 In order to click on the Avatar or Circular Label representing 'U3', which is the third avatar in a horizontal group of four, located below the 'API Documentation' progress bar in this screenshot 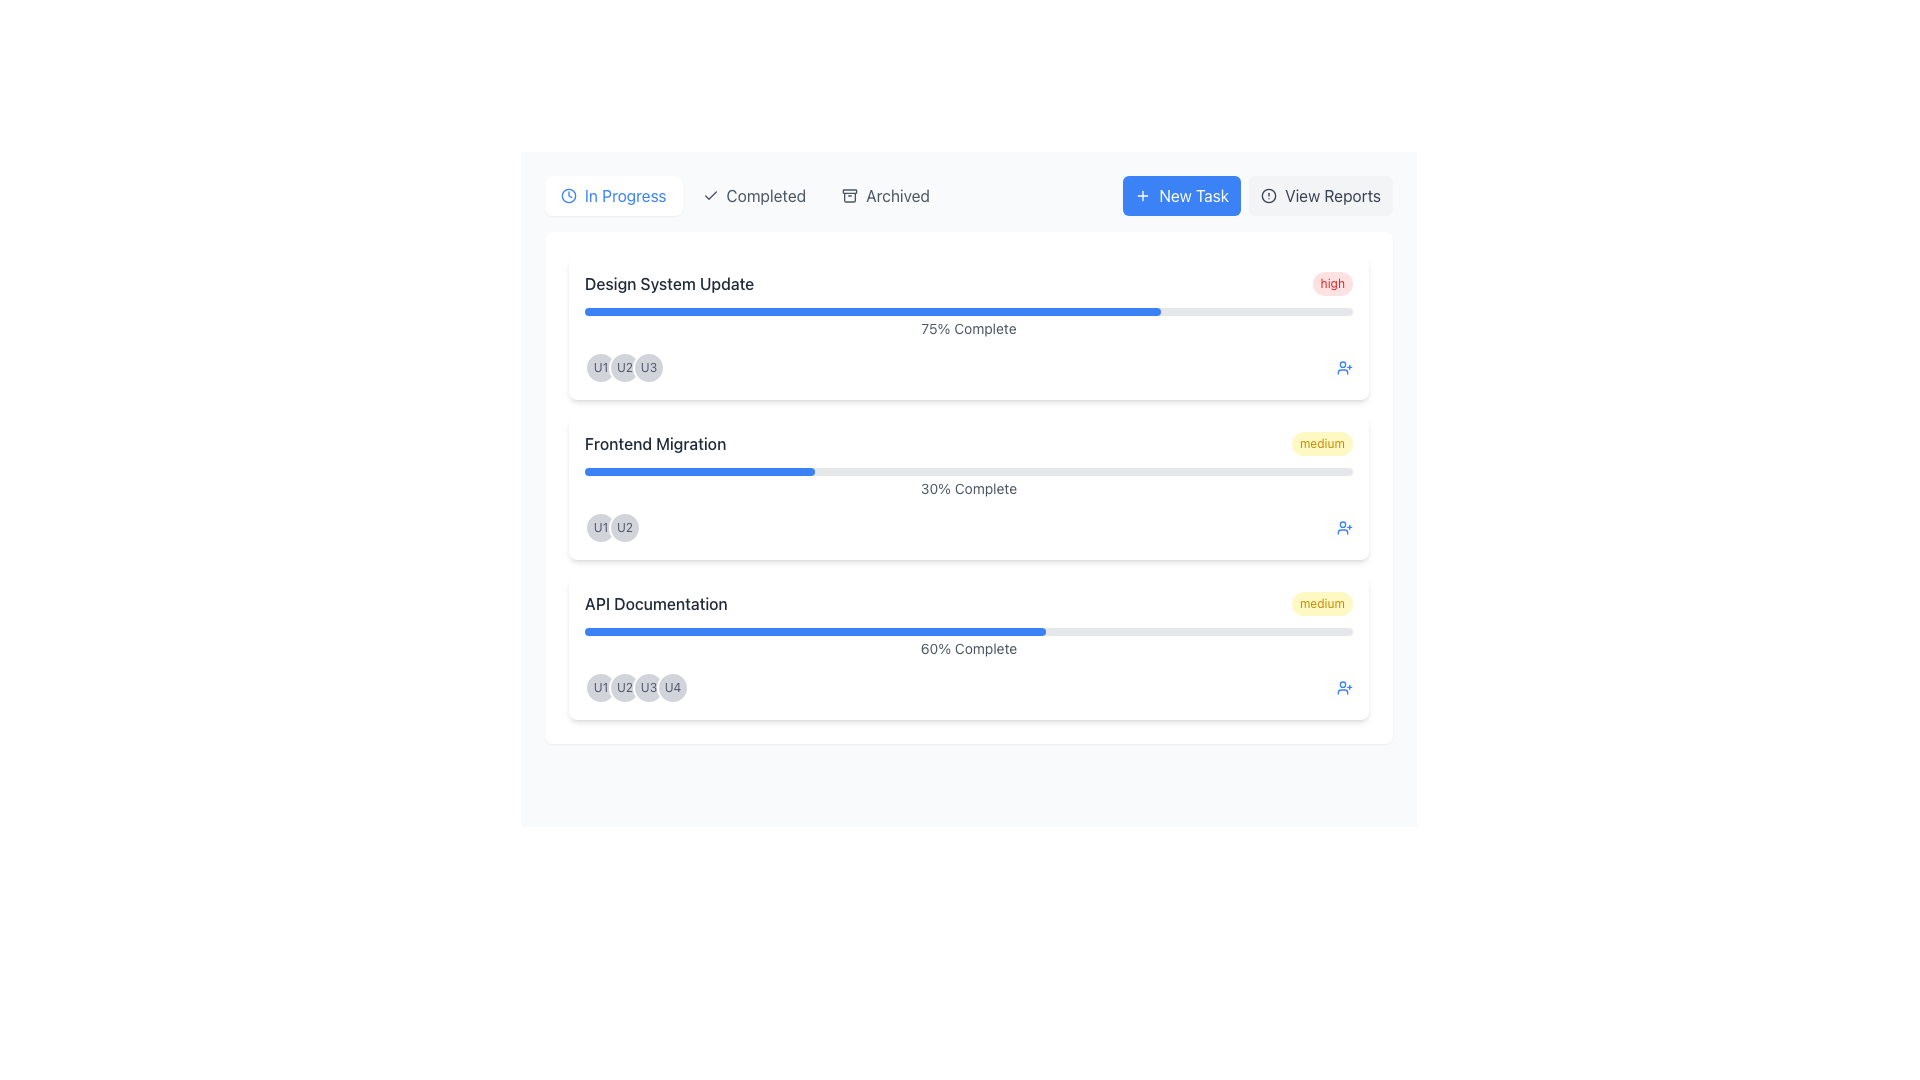, I will do `click(648, 686)`.